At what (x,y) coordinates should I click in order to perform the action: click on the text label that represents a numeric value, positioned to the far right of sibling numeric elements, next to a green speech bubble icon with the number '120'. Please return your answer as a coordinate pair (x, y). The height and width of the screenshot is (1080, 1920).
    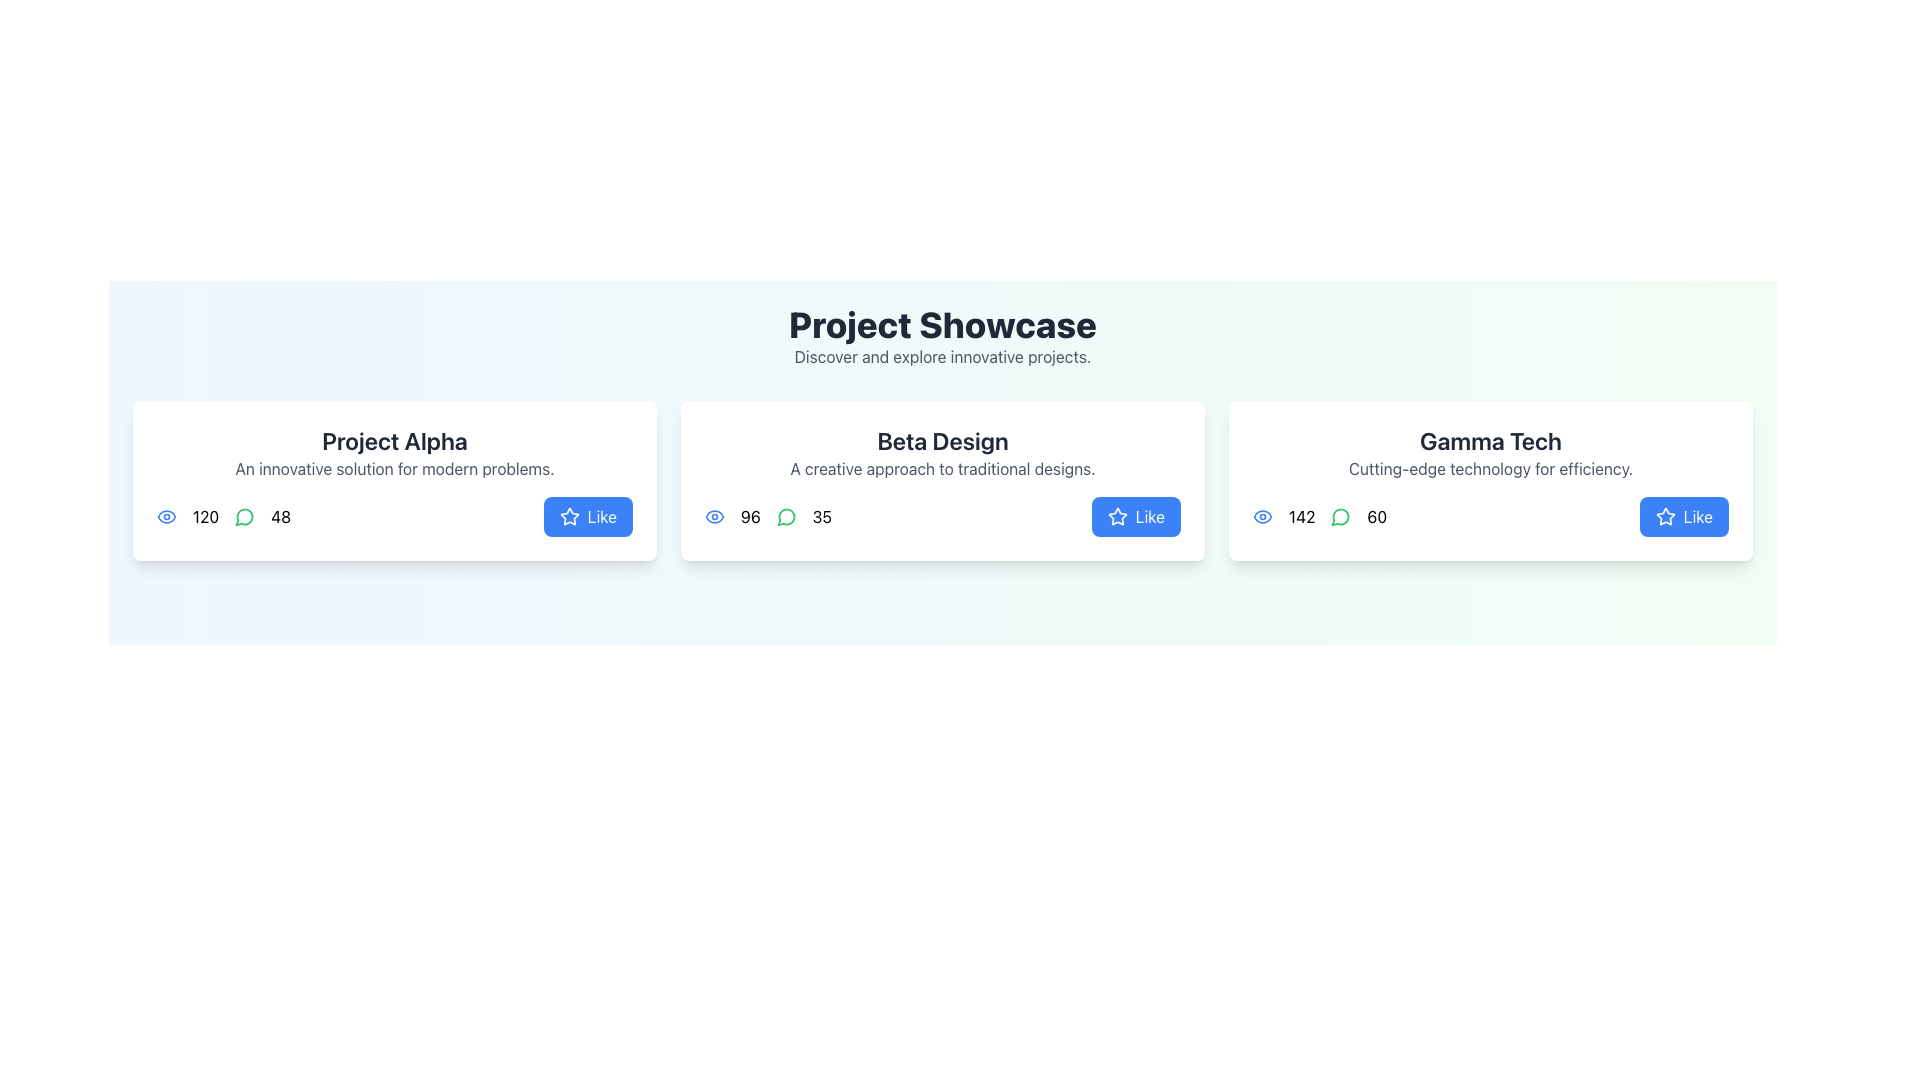
    Looking at the image, I should click on (280, 515).